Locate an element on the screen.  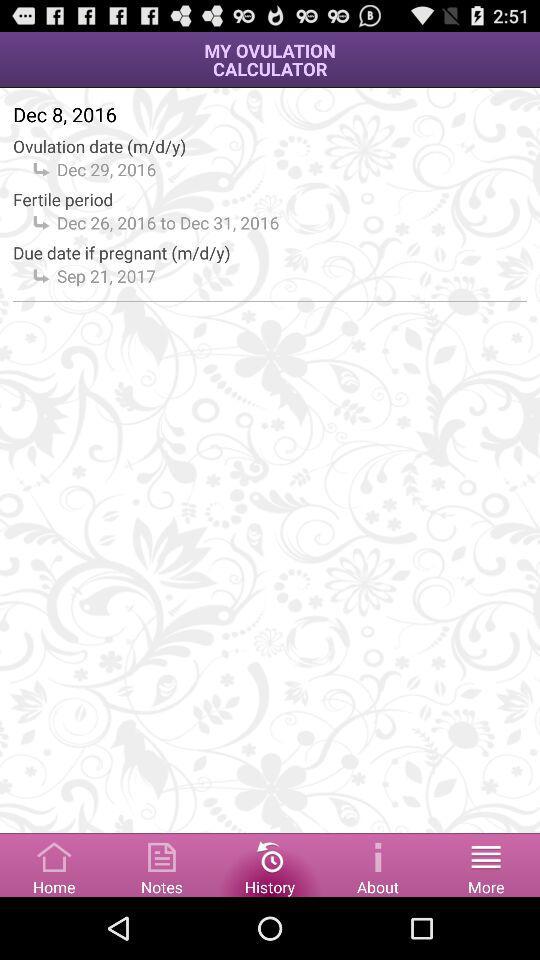
open notes is located at coordinates (161, 863).